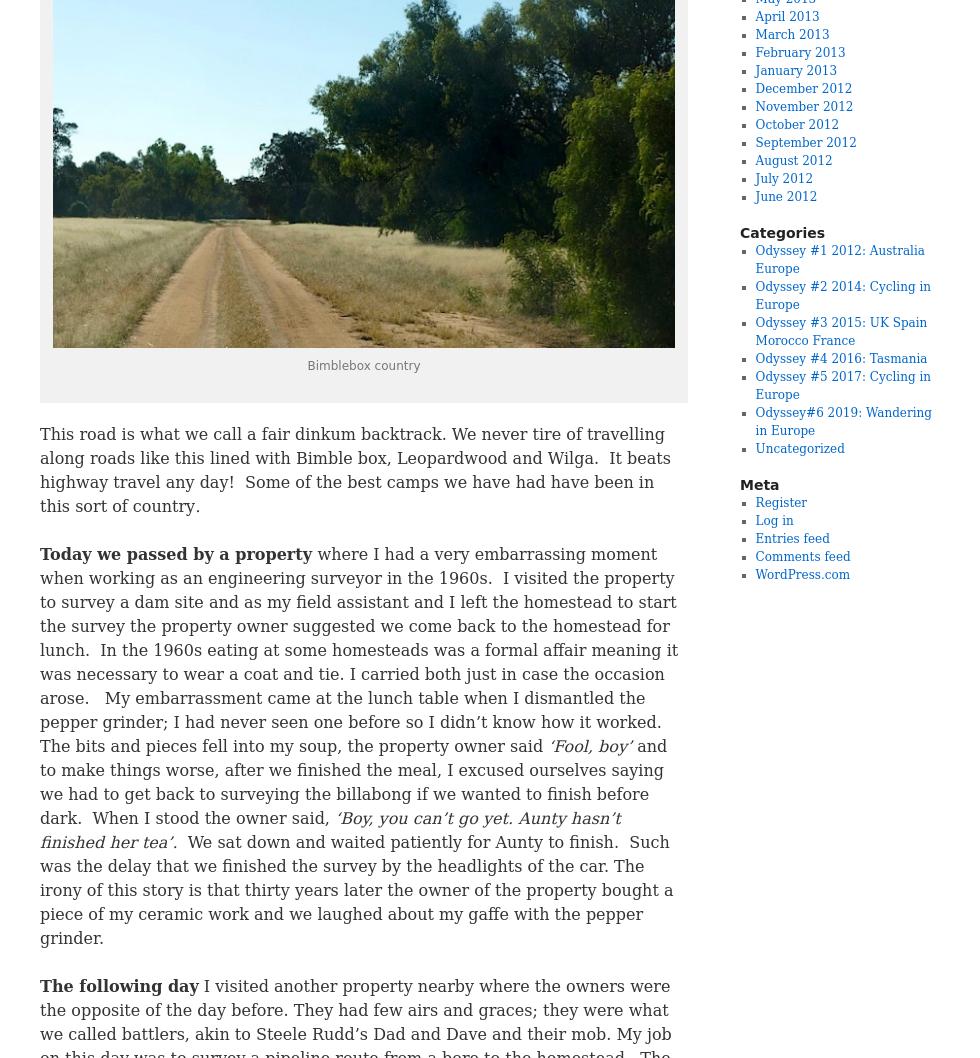  Describe the element at coordinates (754, 539) in the screenshot. I see `'Entries feed'` at that location.